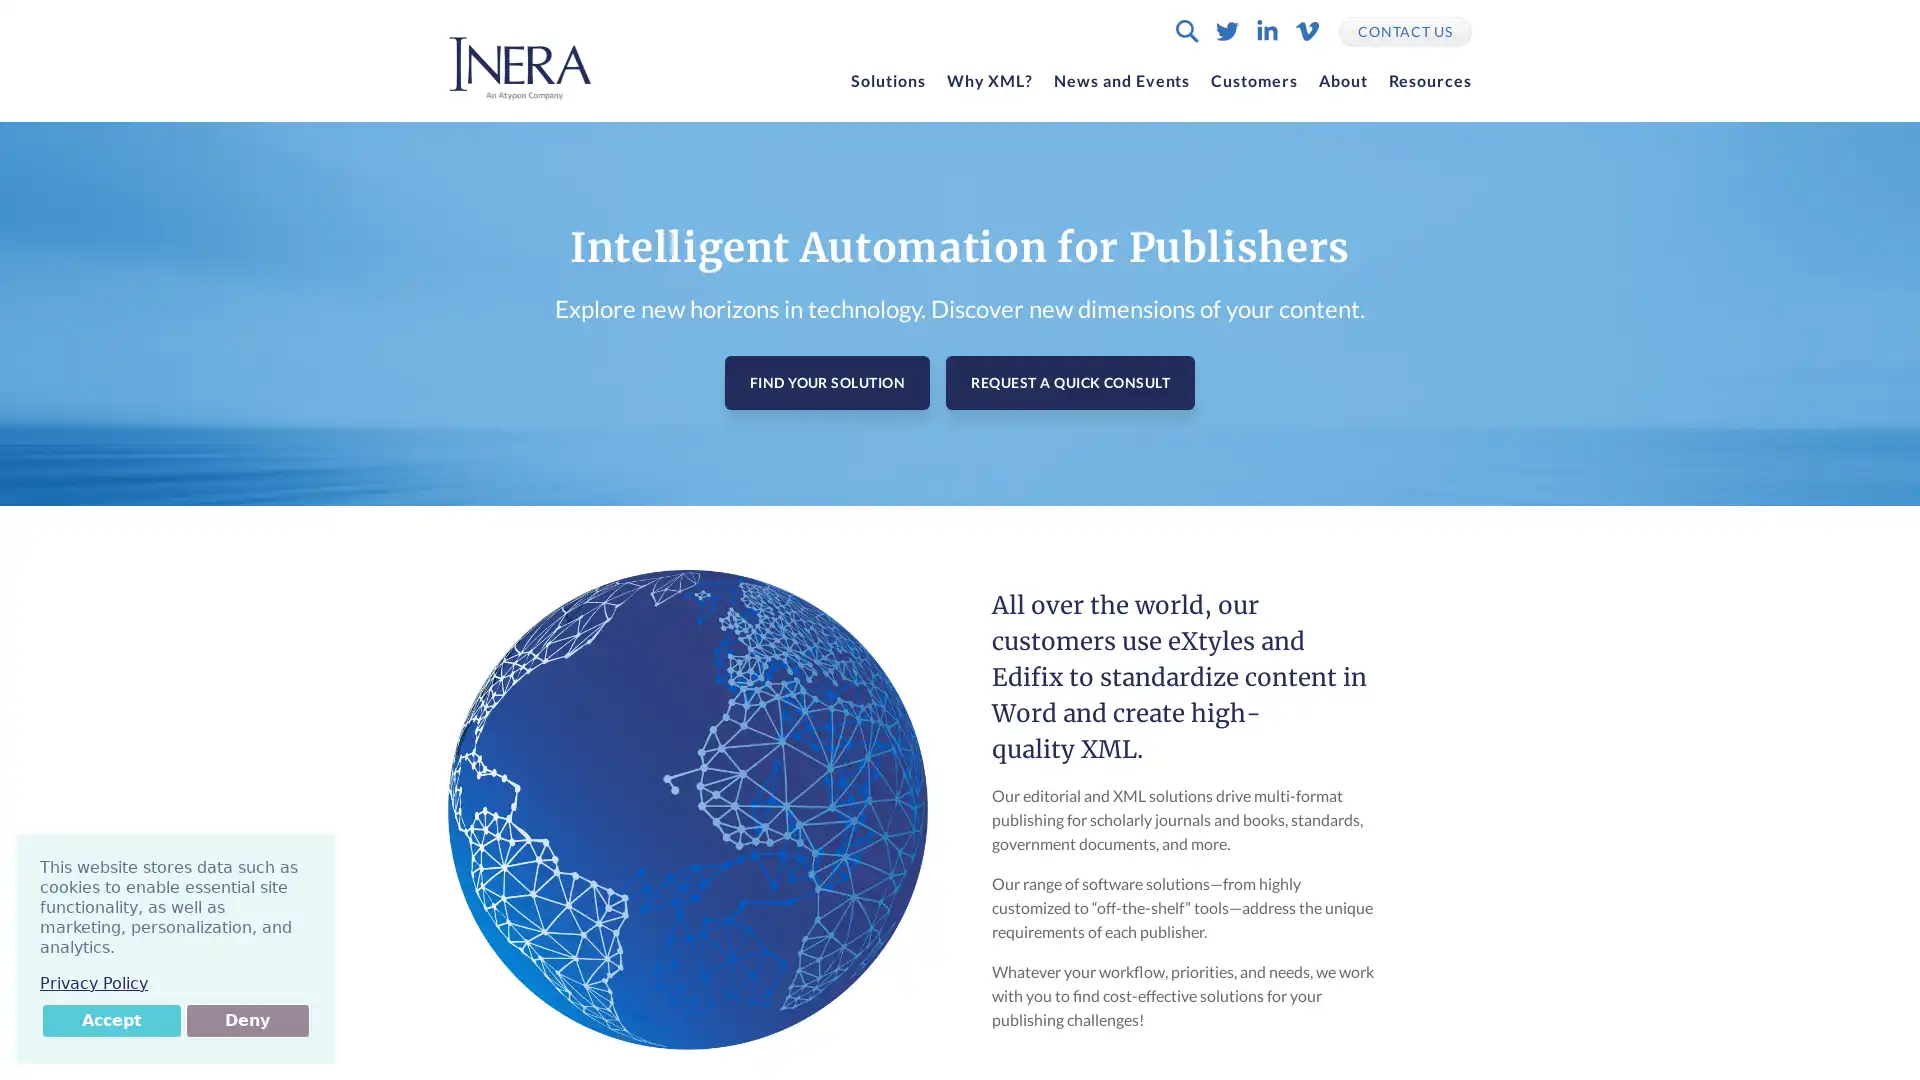 The image size is (1920, 1080). I want to click on Deny, so click(246, 1021).